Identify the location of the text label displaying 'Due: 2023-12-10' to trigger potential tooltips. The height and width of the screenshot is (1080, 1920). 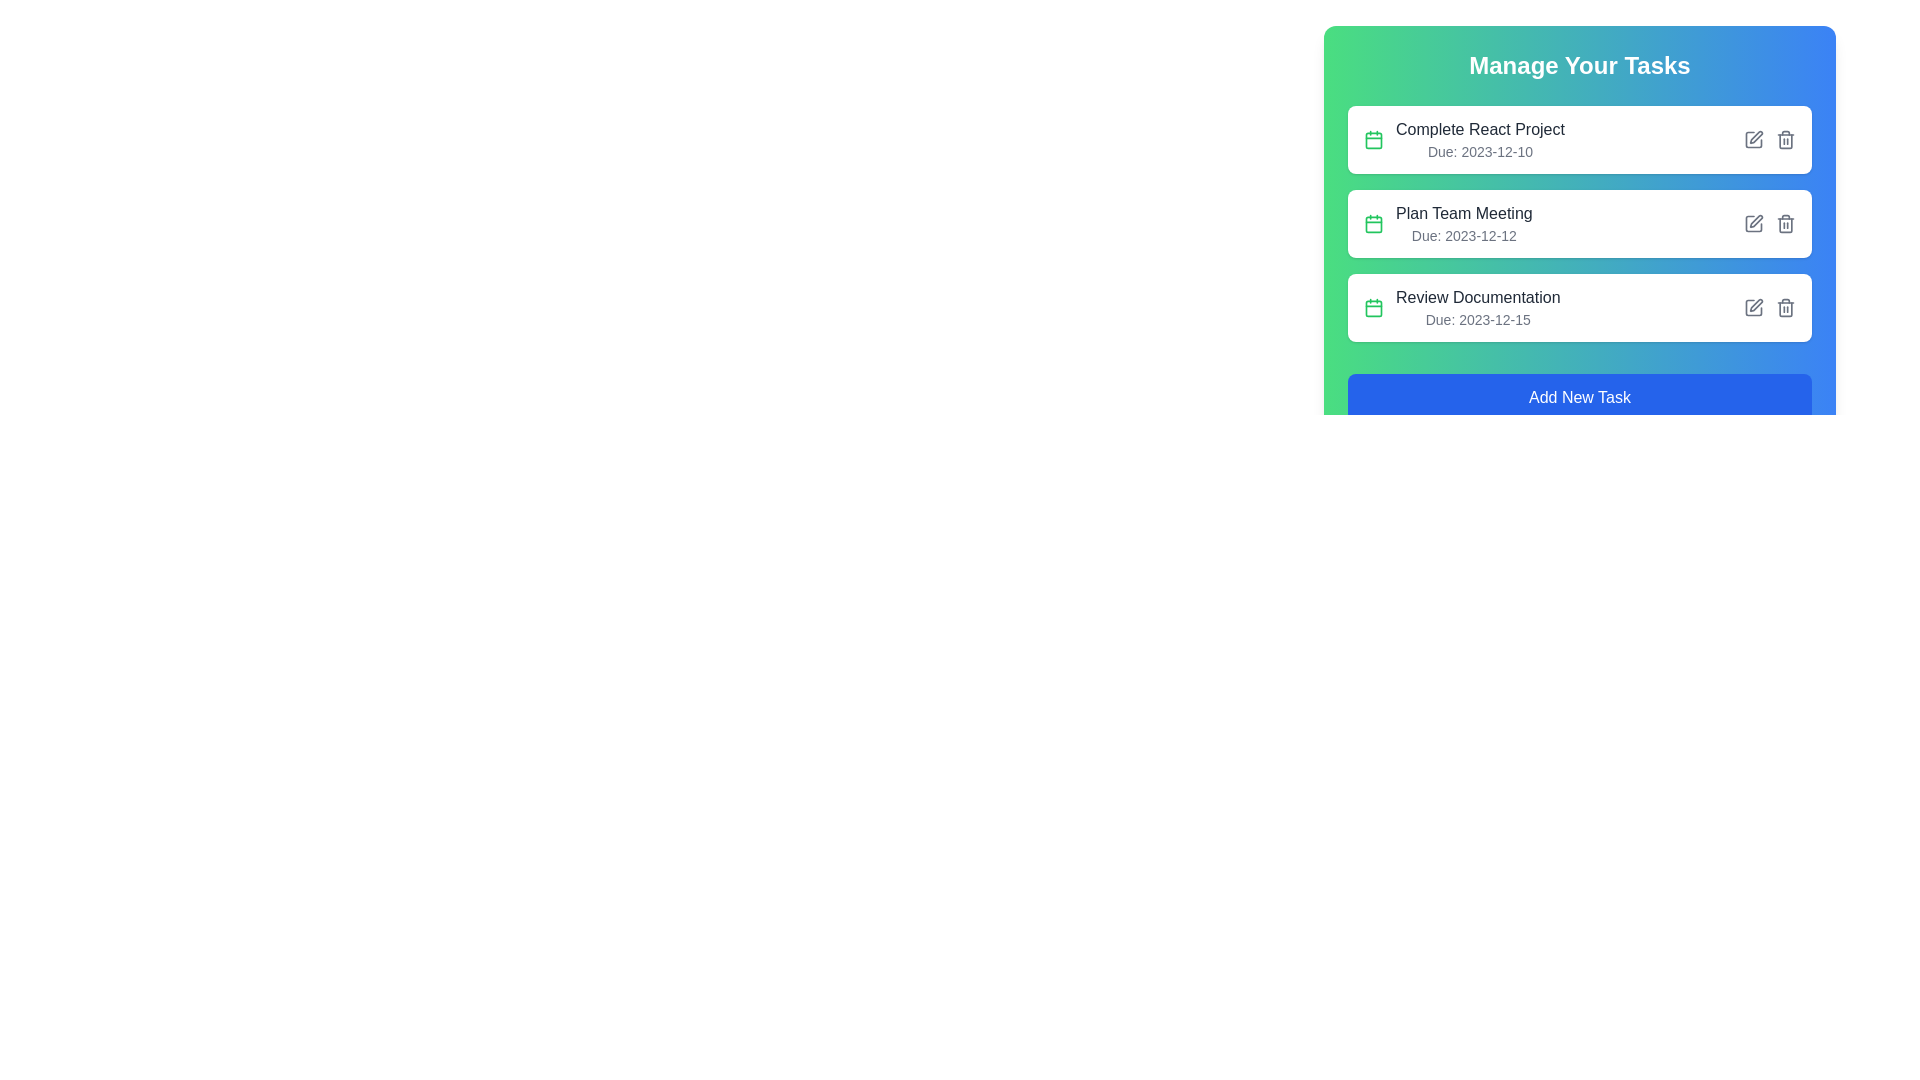
(1480, 150).